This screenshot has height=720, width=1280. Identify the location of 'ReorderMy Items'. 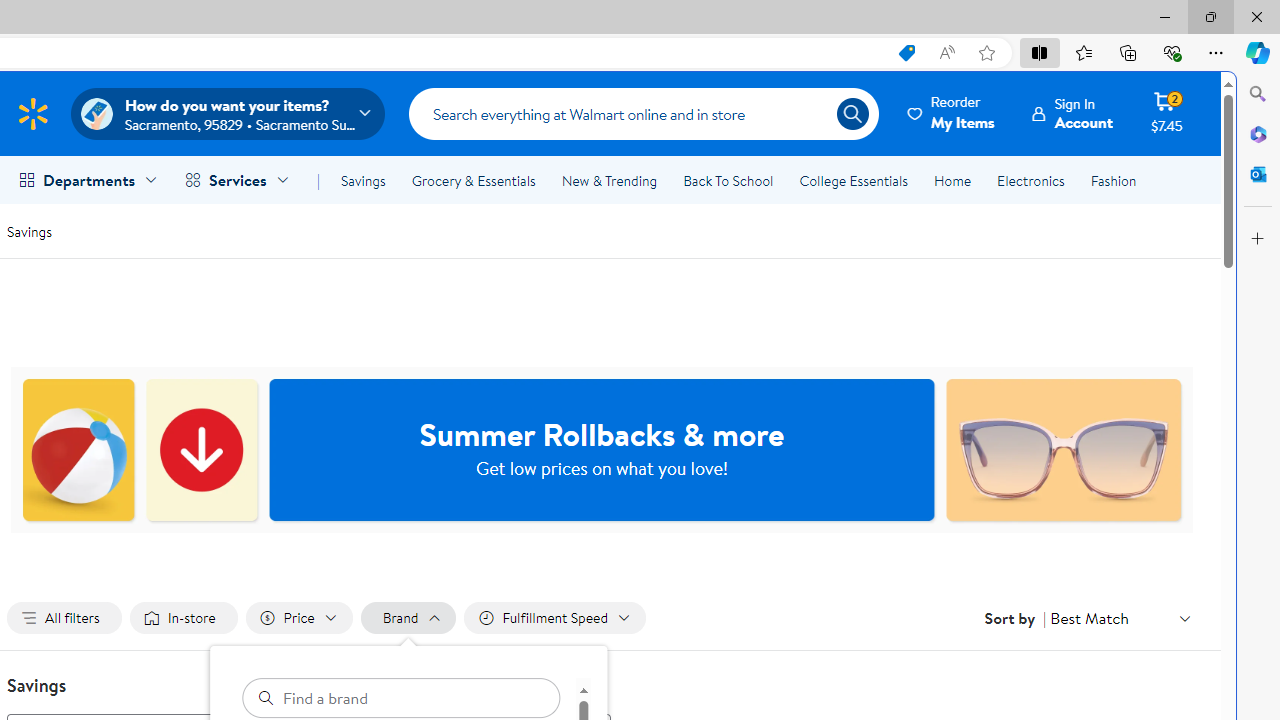
(951, 113).